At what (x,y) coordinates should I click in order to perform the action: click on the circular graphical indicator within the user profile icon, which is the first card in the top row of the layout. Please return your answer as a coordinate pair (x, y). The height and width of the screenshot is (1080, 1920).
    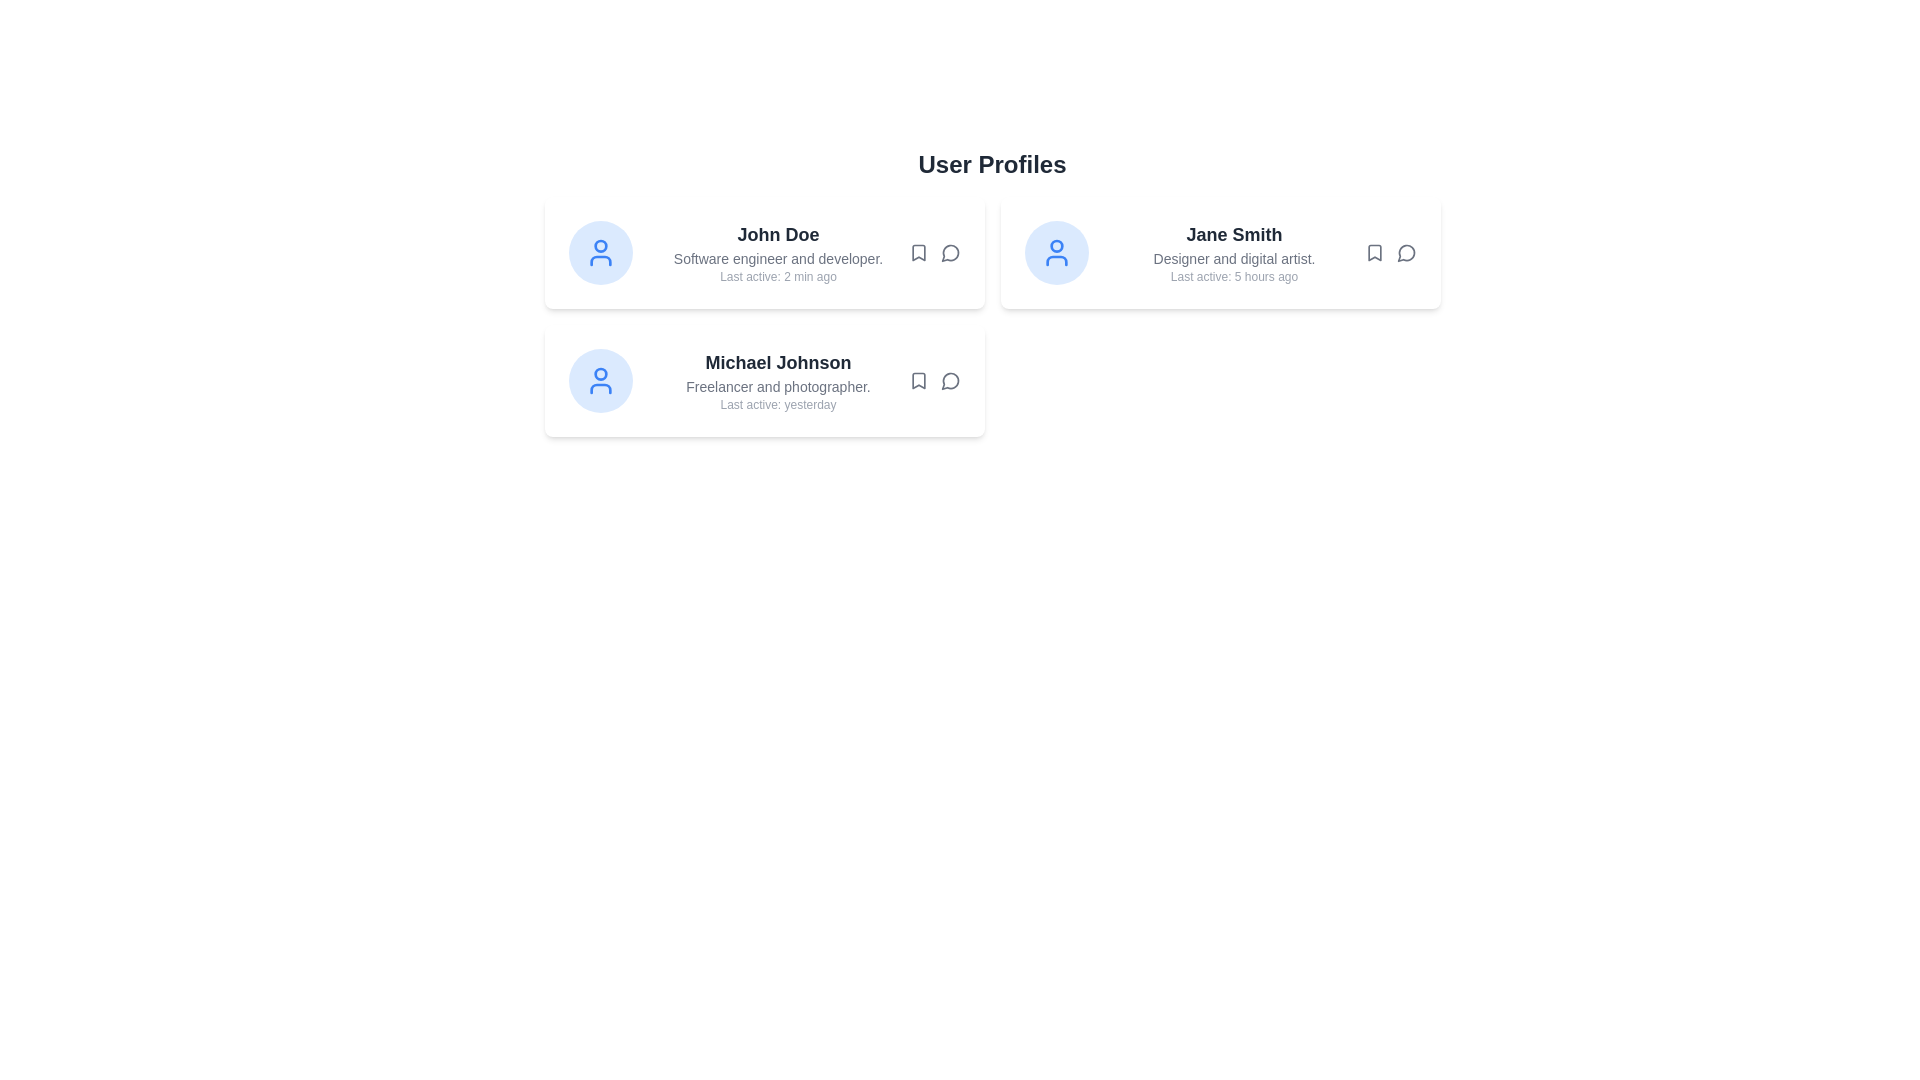
    Looking at the image, I should click on (599, 245).